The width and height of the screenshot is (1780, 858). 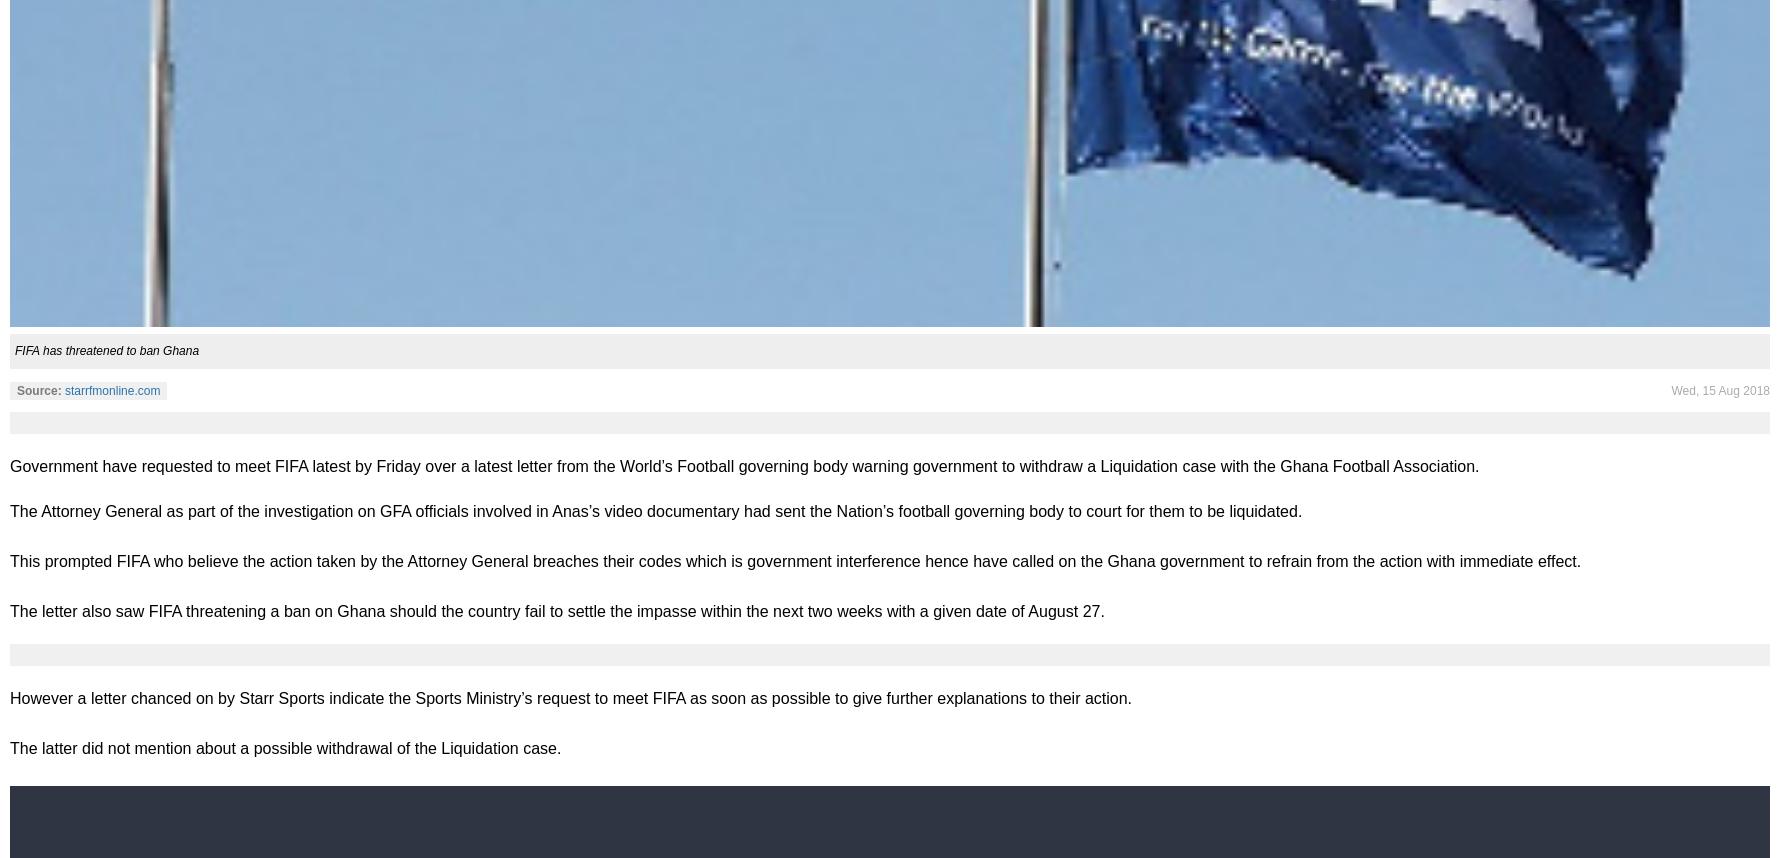 I want to click on 'However a letter chanced on by Starr Sports indicate the Sports Ministry’s request to meet FIFA as soon as possible to give further explanations to their action.', so click(x=9, y=697).